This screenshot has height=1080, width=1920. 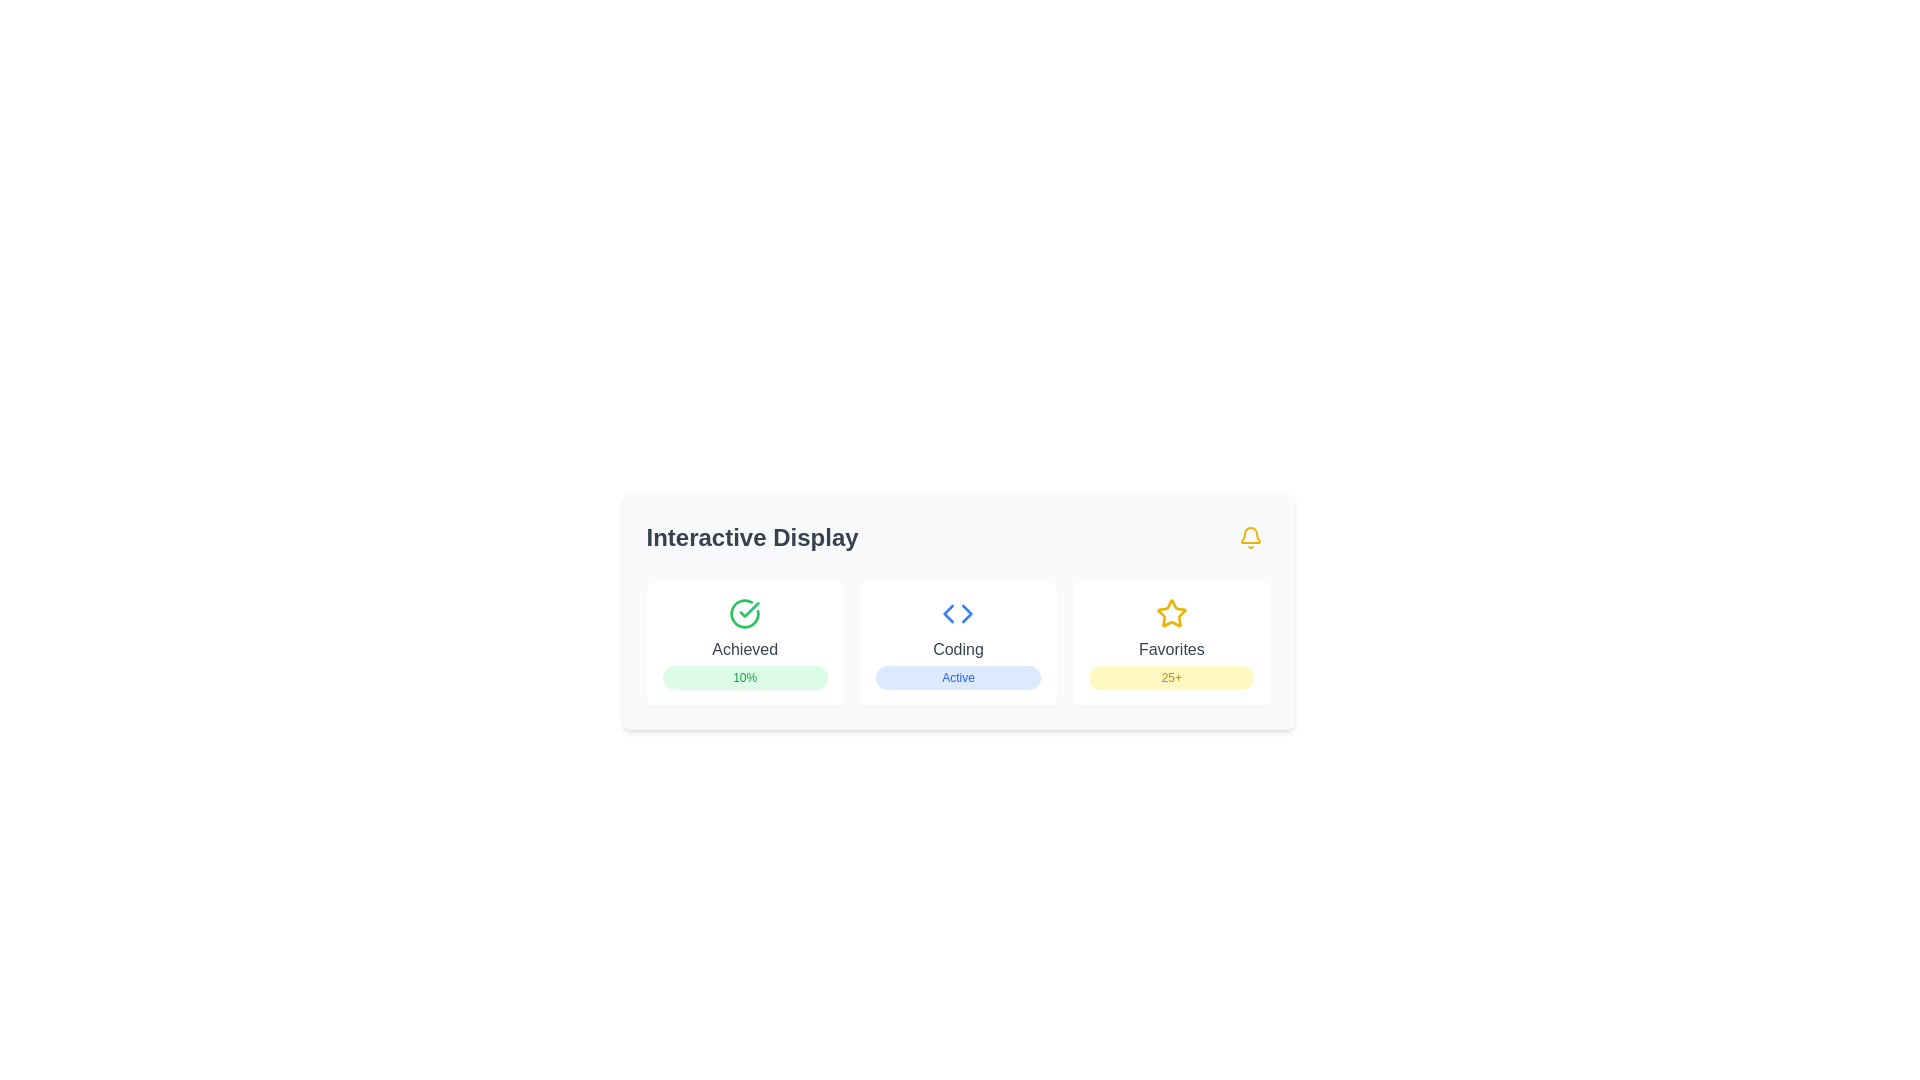 What do you see at coordinates (957, 611) in the screenshot?
I see `the 'Coding' Informative card, which is the middle card in a group of three` at bounding box center [957, 611].